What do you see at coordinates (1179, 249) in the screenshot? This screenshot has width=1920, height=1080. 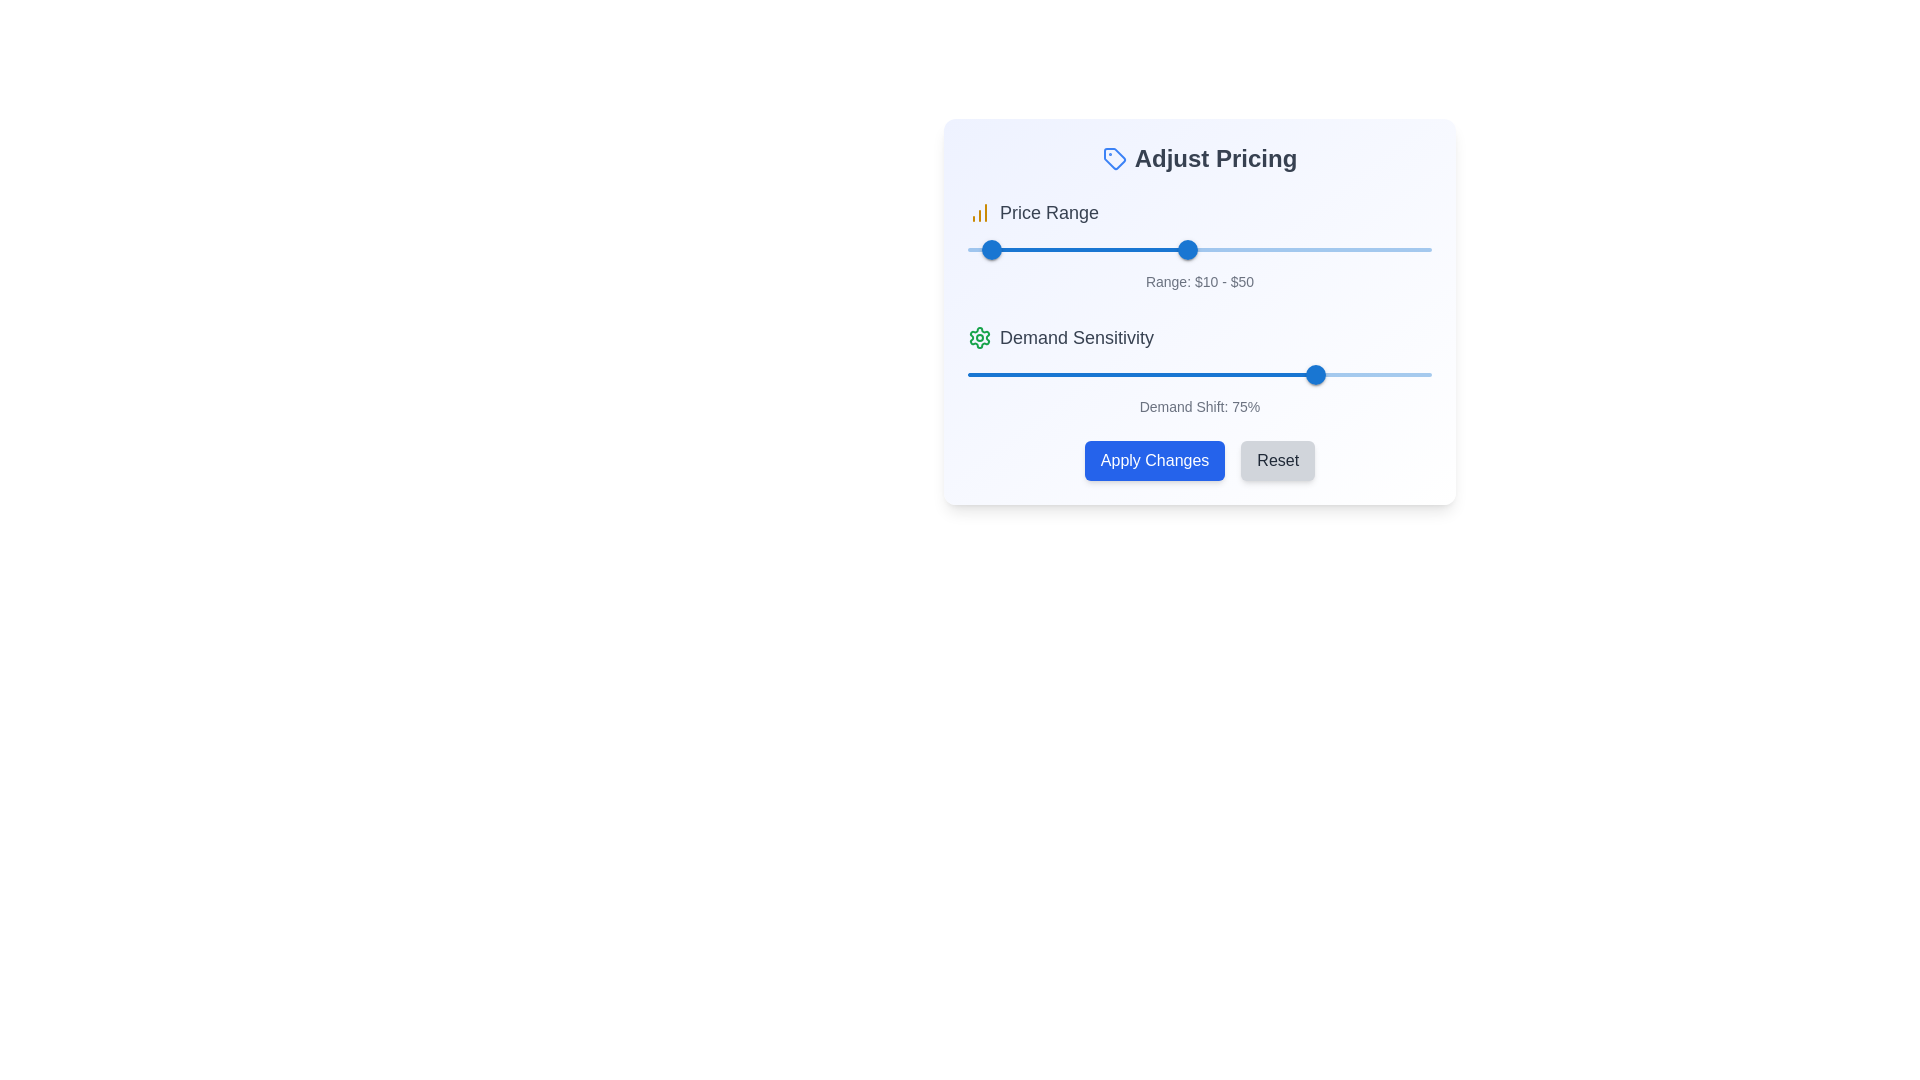 I see `the price range slider` at bounding box center [1179, 249].